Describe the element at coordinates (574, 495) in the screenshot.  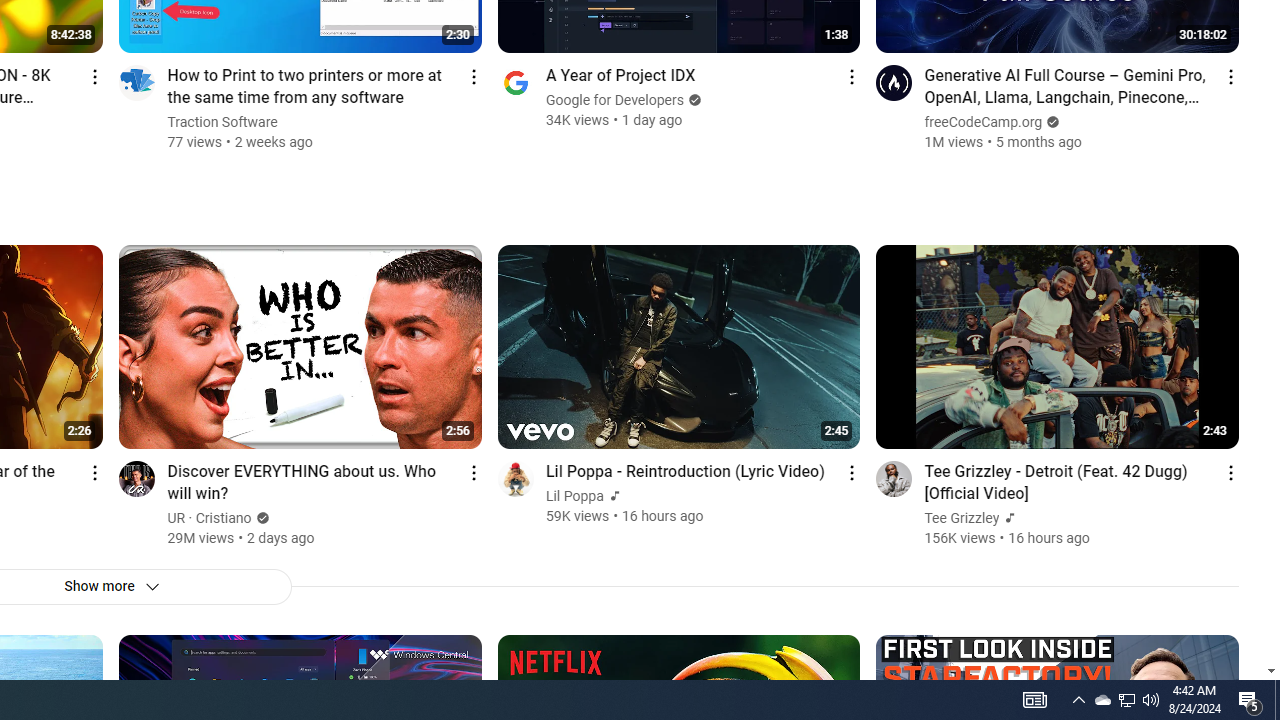
I see `'Lil Poppa'` at that location.